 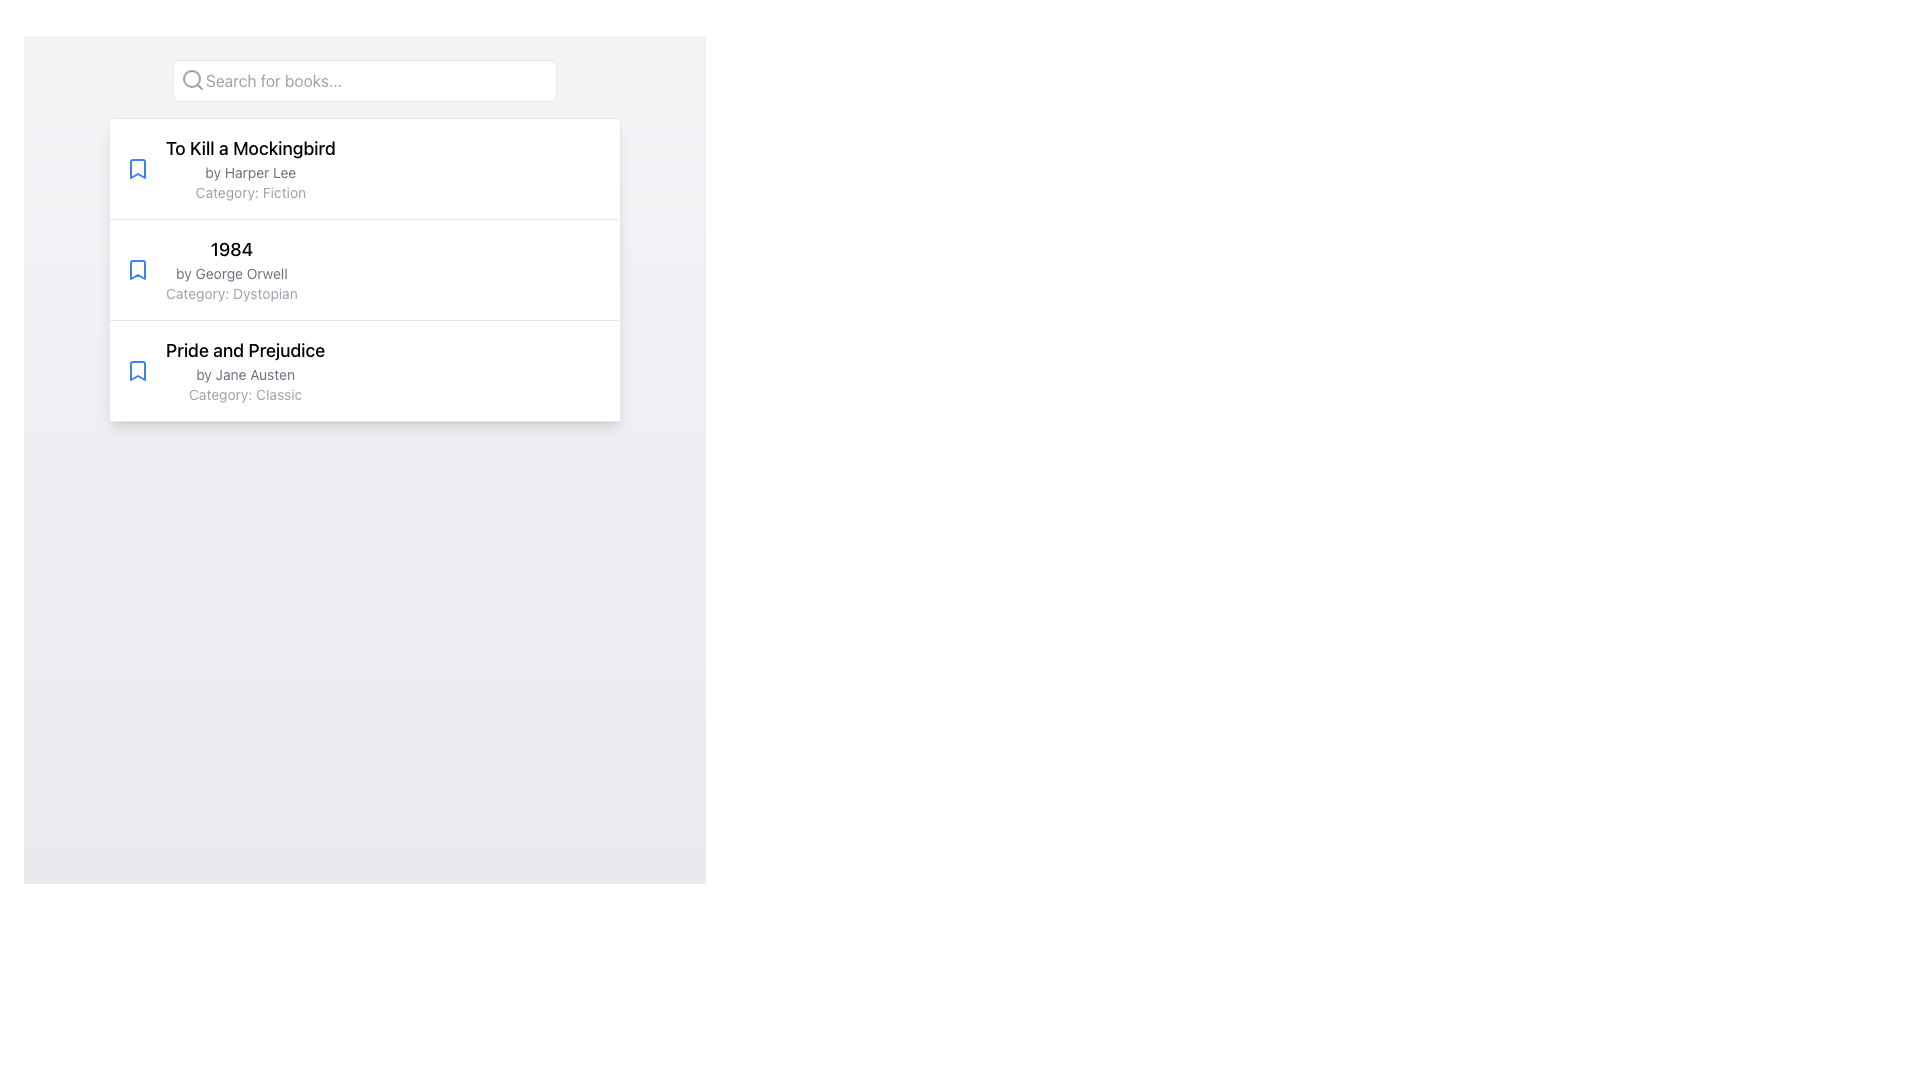 What do you see at coordinates (137, 270) in the screenshot?
I see `the blue outlined bookmark icon located to the left of the text '1984' in the second book entry` at bounding box center [137, 270].